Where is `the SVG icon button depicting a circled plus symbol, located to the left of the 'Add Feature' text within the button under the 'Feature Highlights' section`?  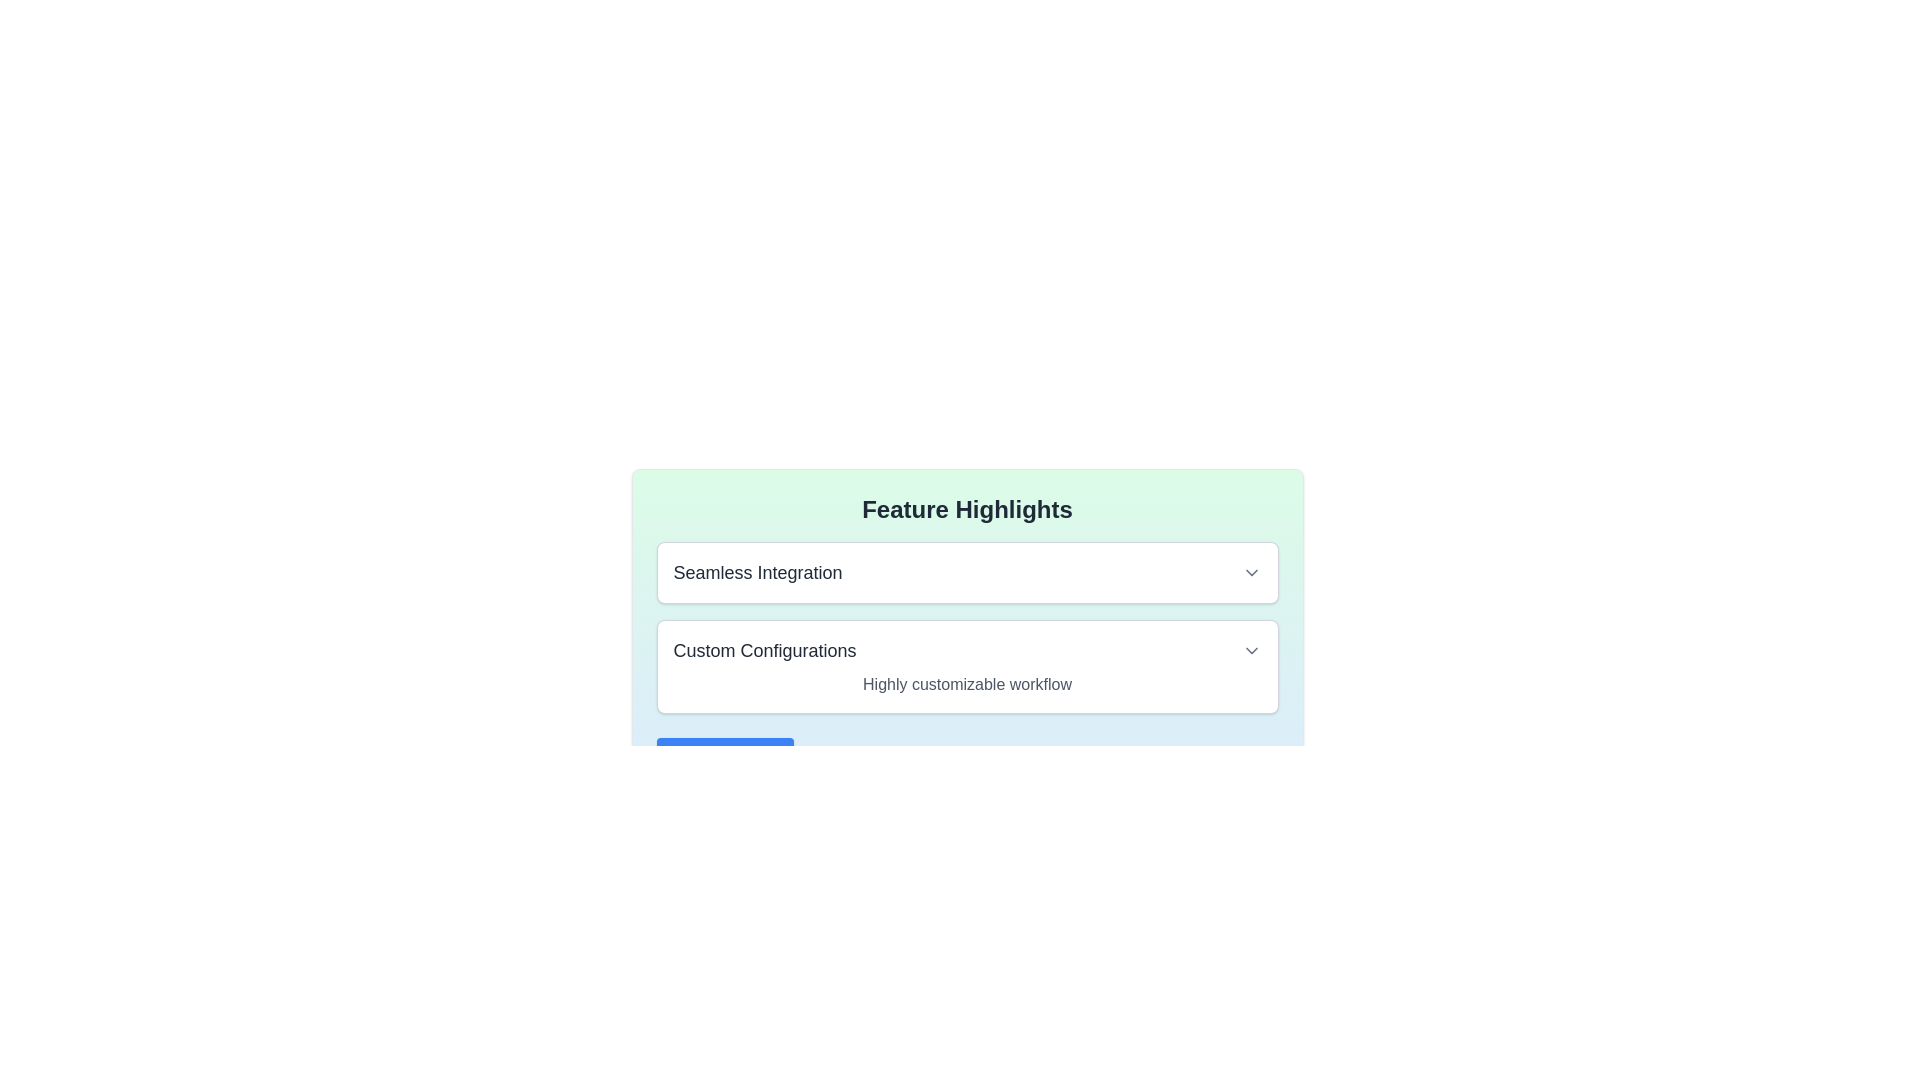
the SVG icon button depicting a circled plus symbol, located to the left of the 'Add Feature' text within the button under the 'Feature Highlights' section is located at coordinates (682, 763).